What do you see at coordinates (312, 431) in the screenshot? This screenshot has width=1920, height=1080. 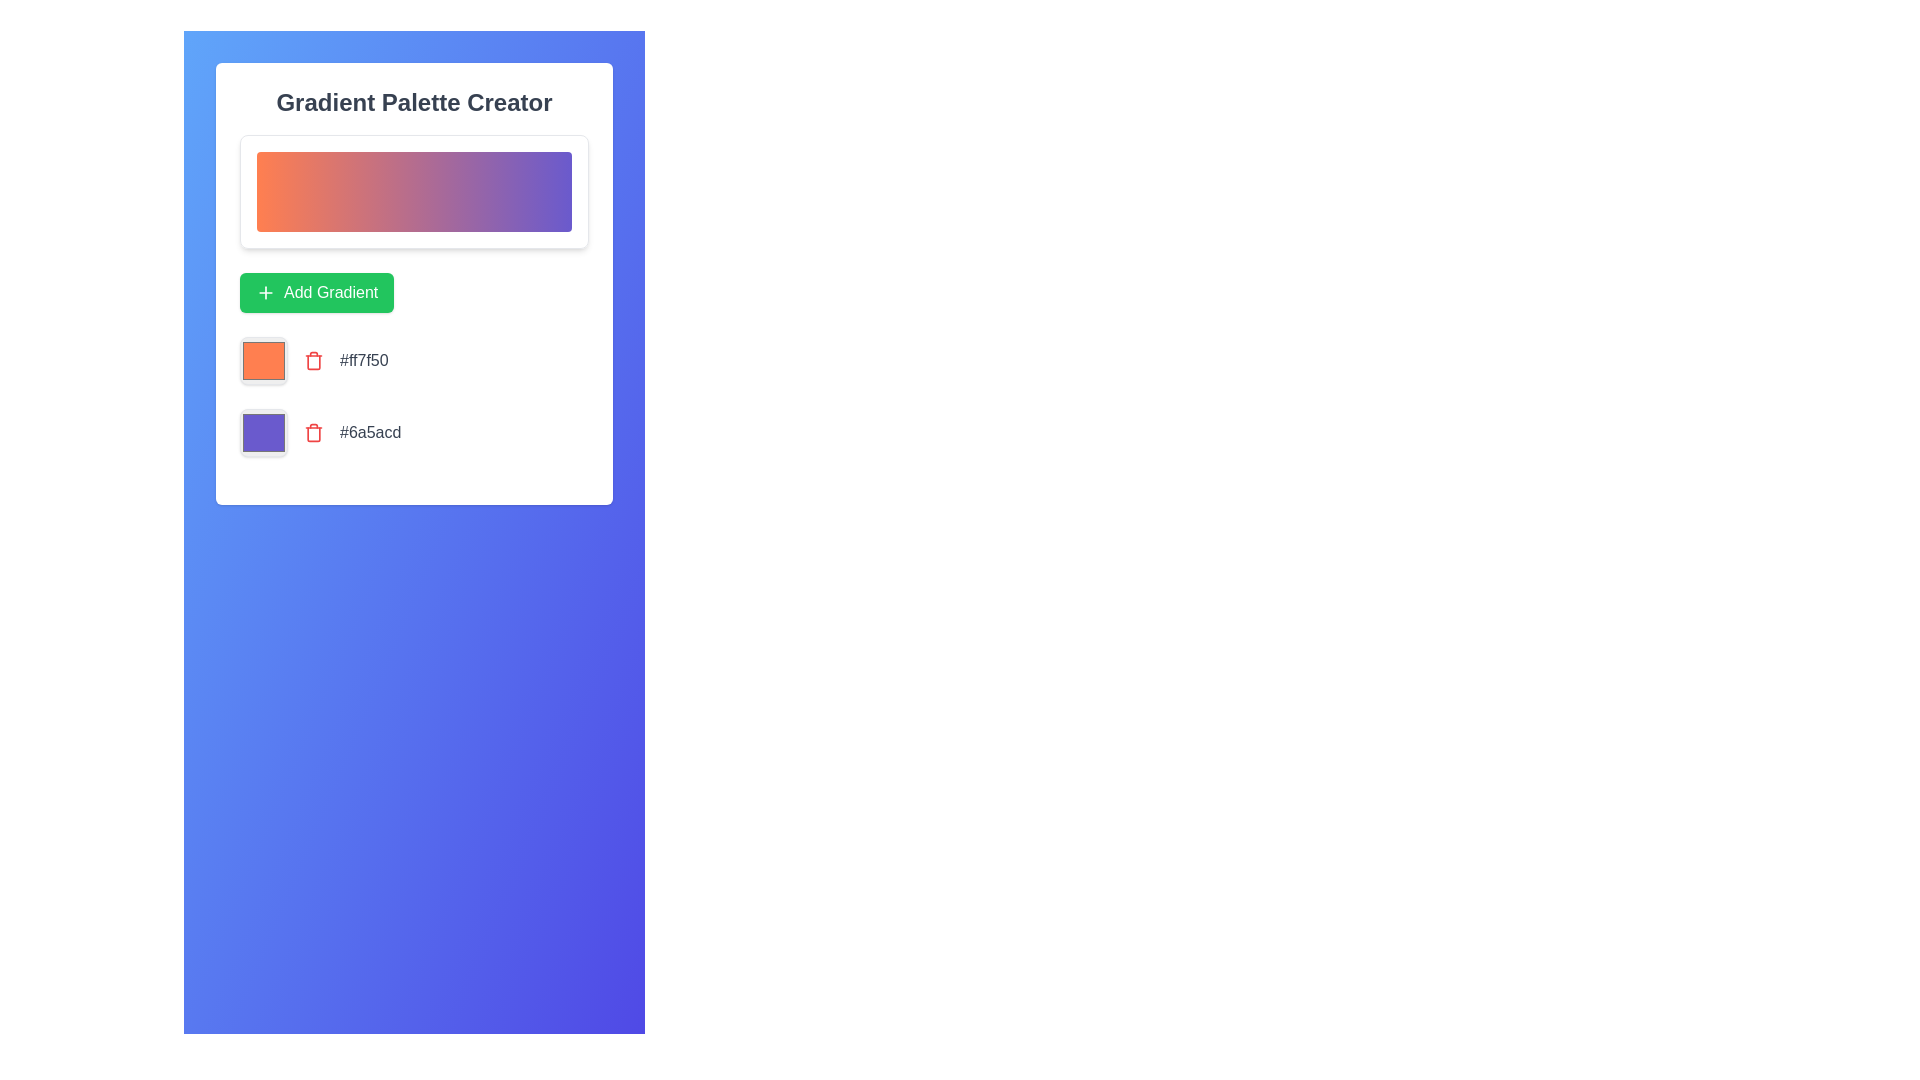 I see `the delete button located to the right of the small square color preview and to the left of the associated color code label` at bounding box center [312, 431].